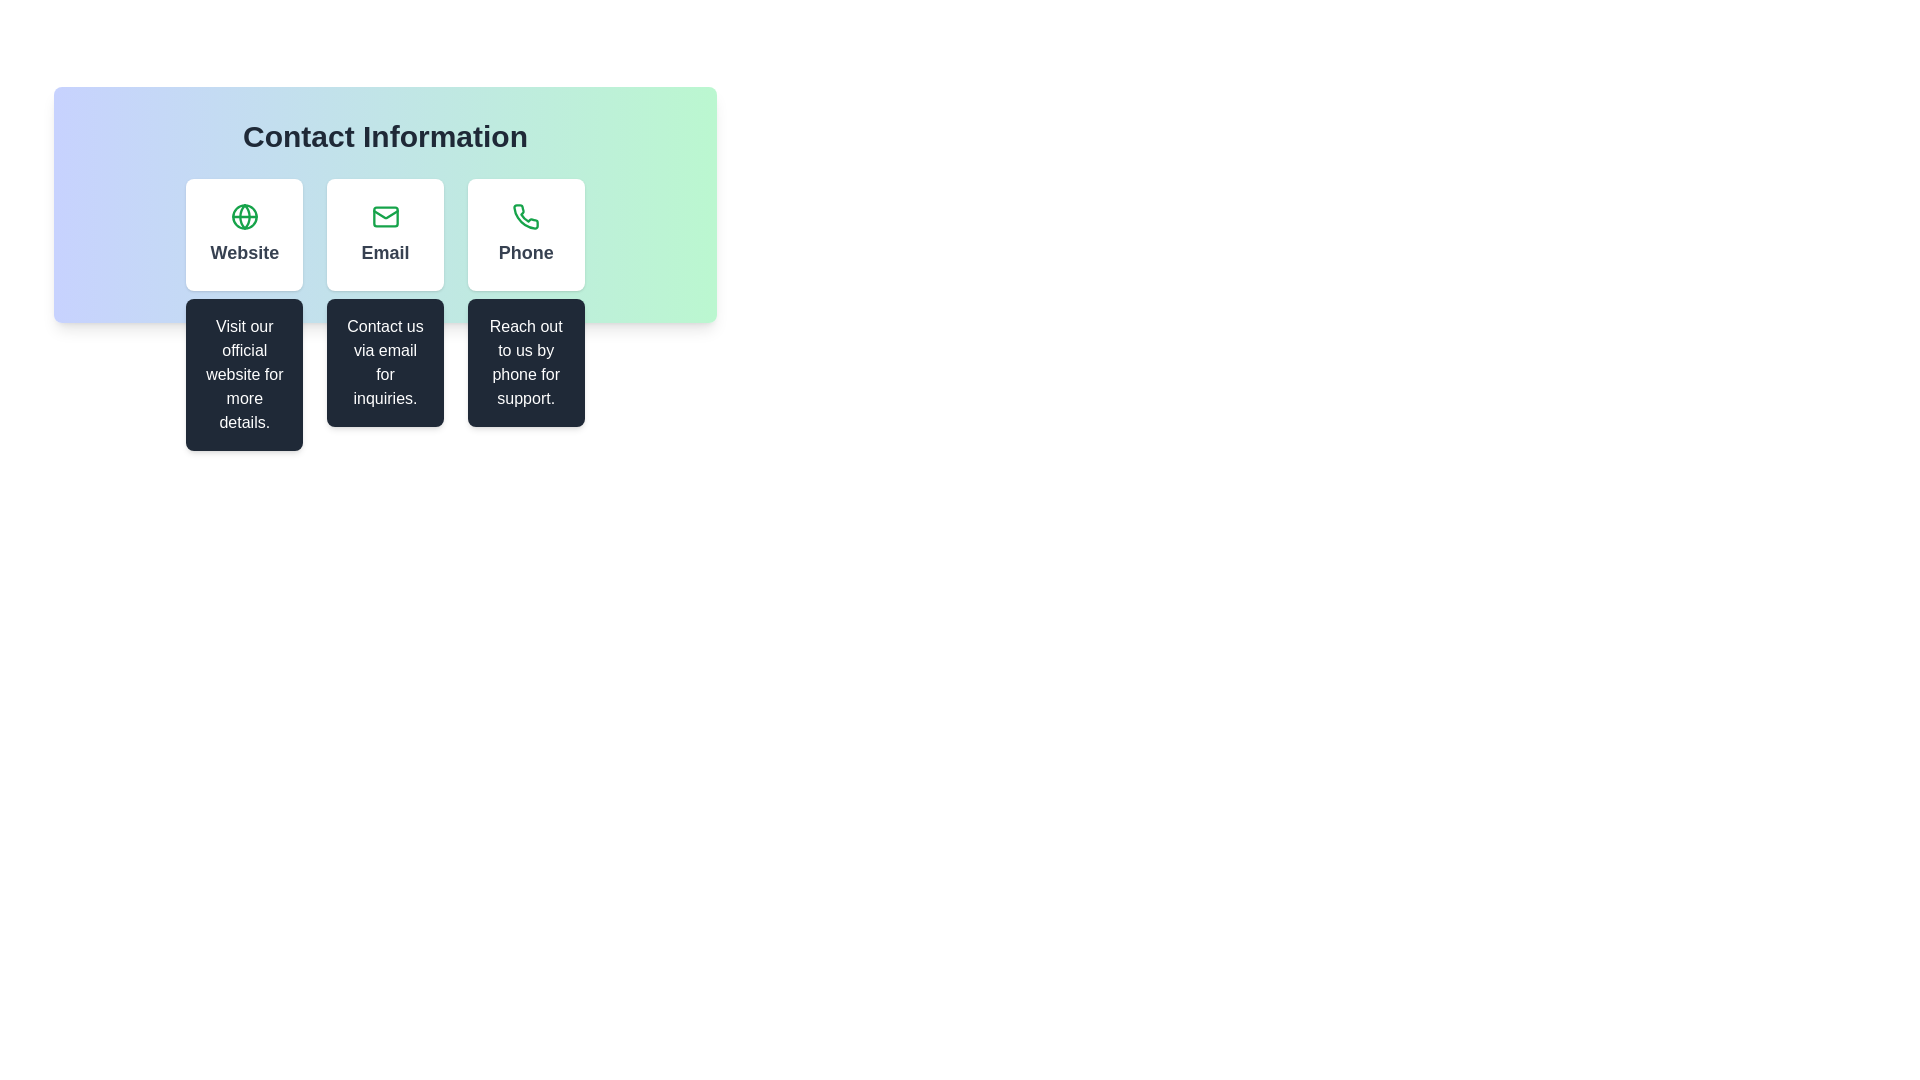  Describe the element at coordinates (526, 252) in the screenshot. I see `the 'Phone' text label, which is a bold header styled in grey color and centered alignment within a card for phone support` at that location.